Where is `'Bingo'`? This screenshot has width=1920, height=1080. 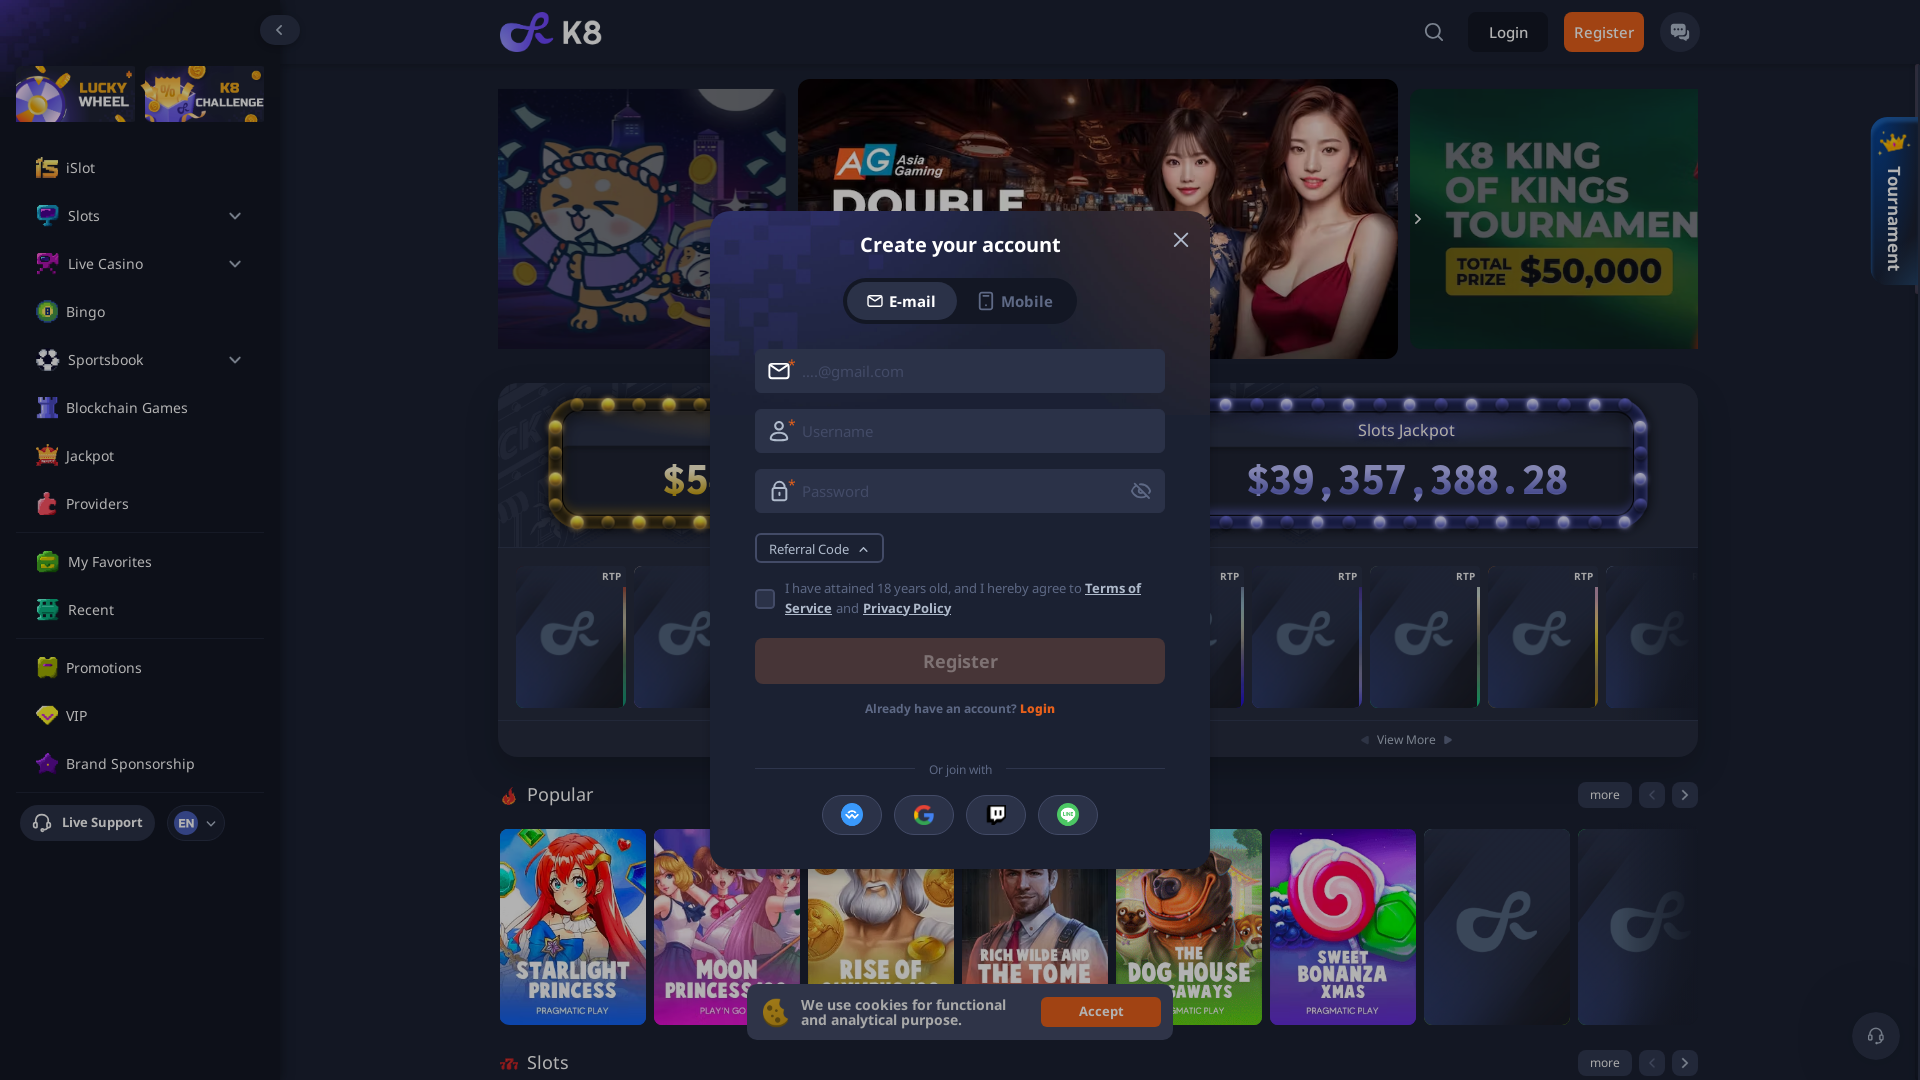 'Bingo' is located at coordinates (153, 312).